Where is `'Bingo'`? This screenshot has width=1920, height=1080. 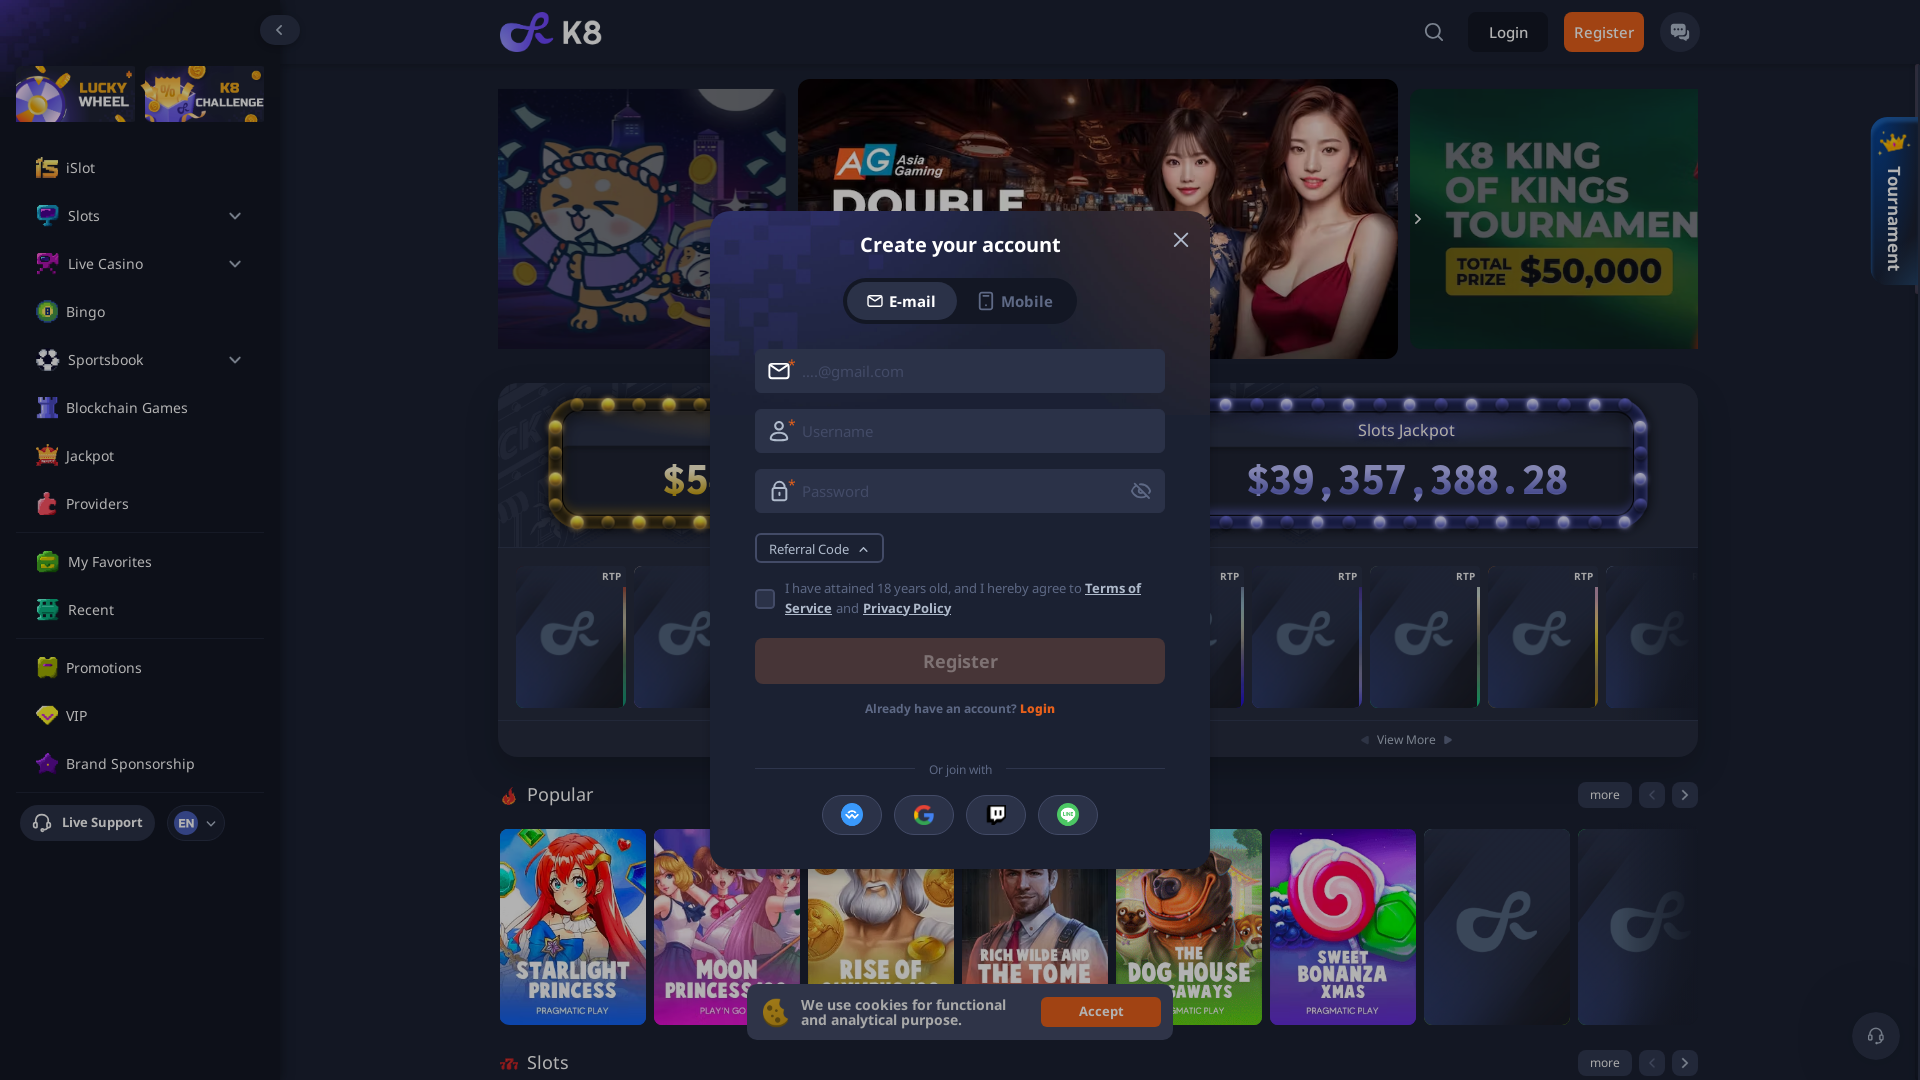 'Bingo' is located at coordinates (153, 312).